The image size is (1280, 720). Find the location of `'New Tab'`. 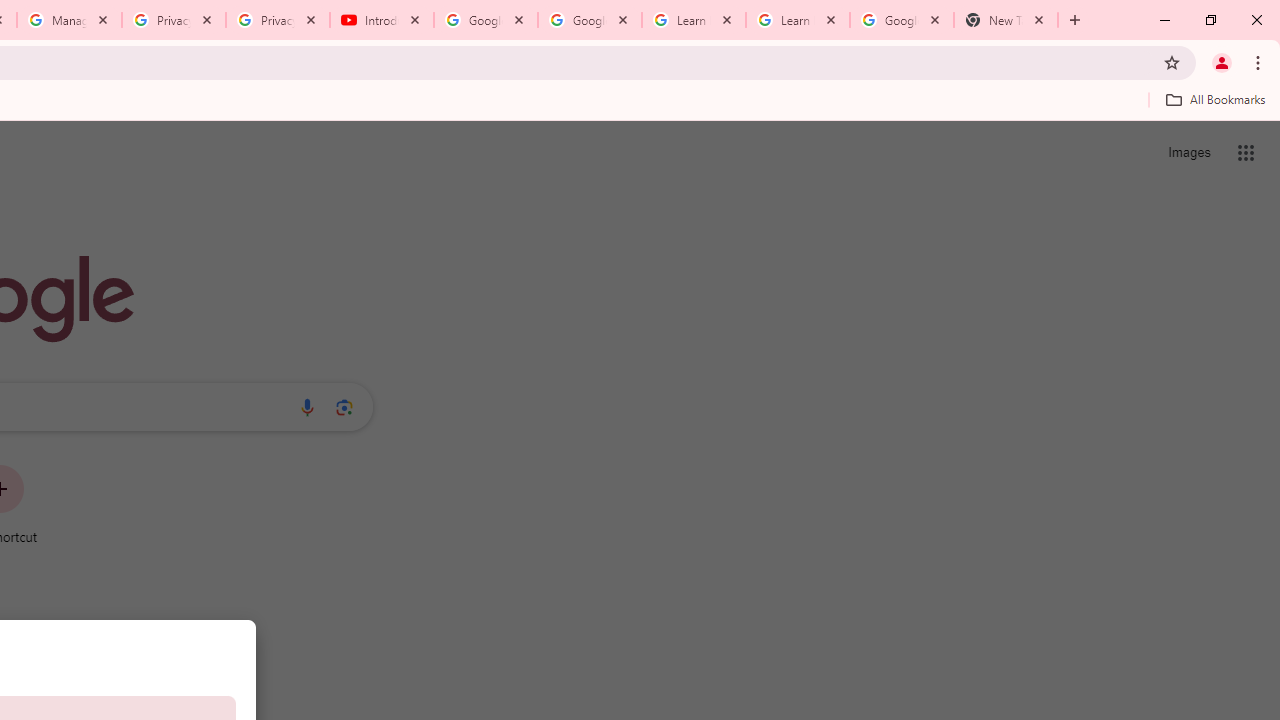

'New Tab' is located at coordinates (1006, 20).